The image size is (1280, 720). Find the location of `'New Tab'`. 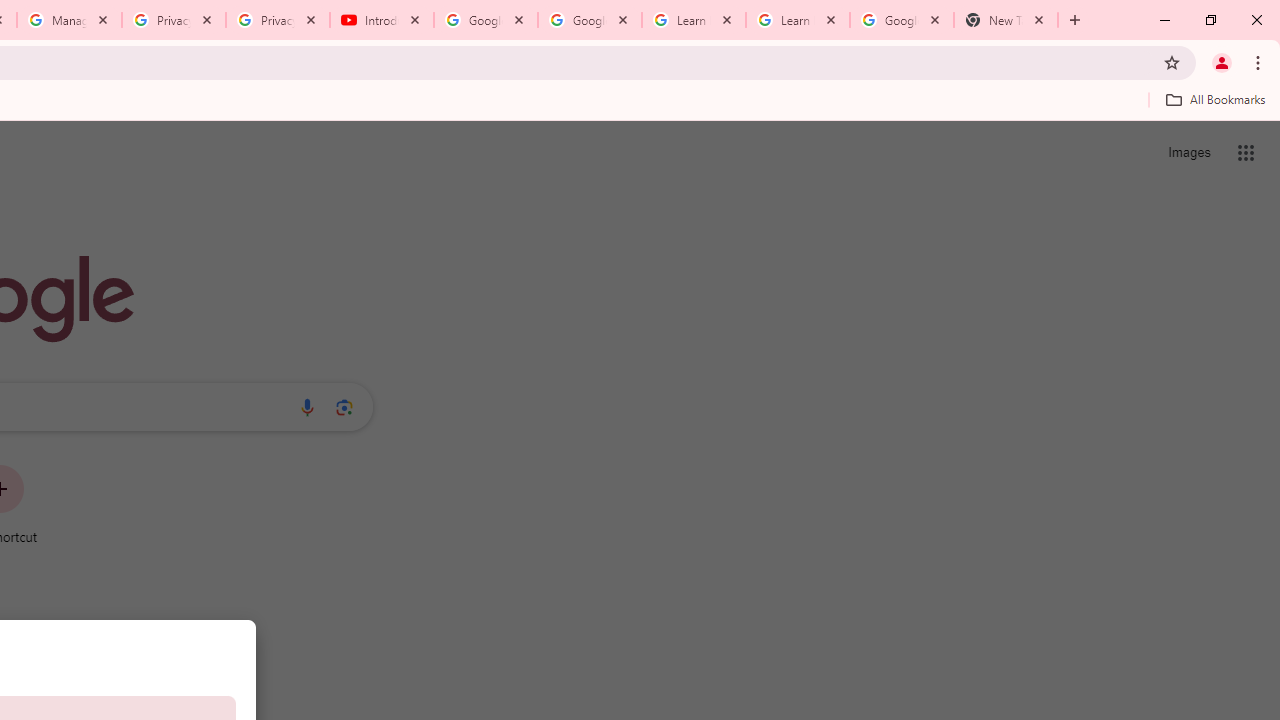

'New Tab' is located at coordinates (1006, 20).